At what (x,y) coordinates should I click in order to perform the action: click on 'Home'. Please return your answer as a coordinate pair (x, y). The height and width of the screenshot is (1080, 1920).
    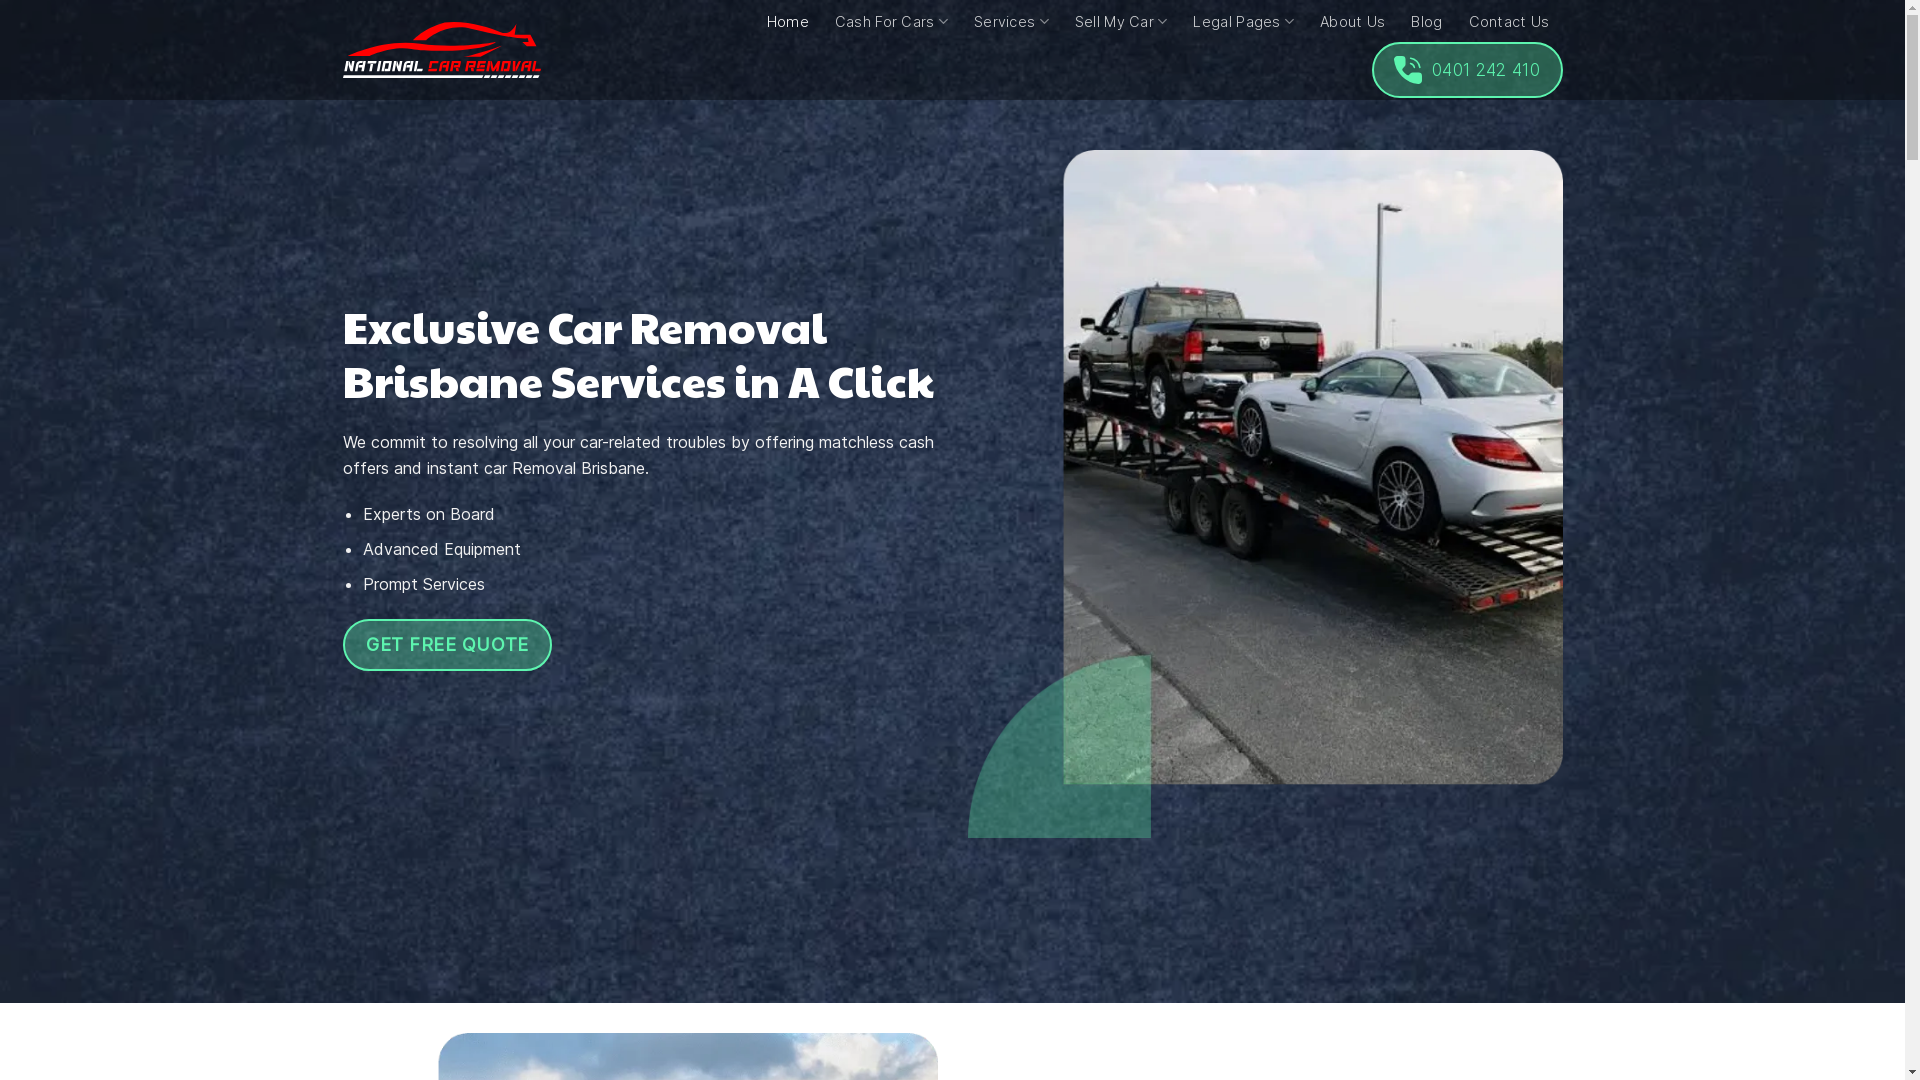
    Looking at the image, I should click on (786, 22).